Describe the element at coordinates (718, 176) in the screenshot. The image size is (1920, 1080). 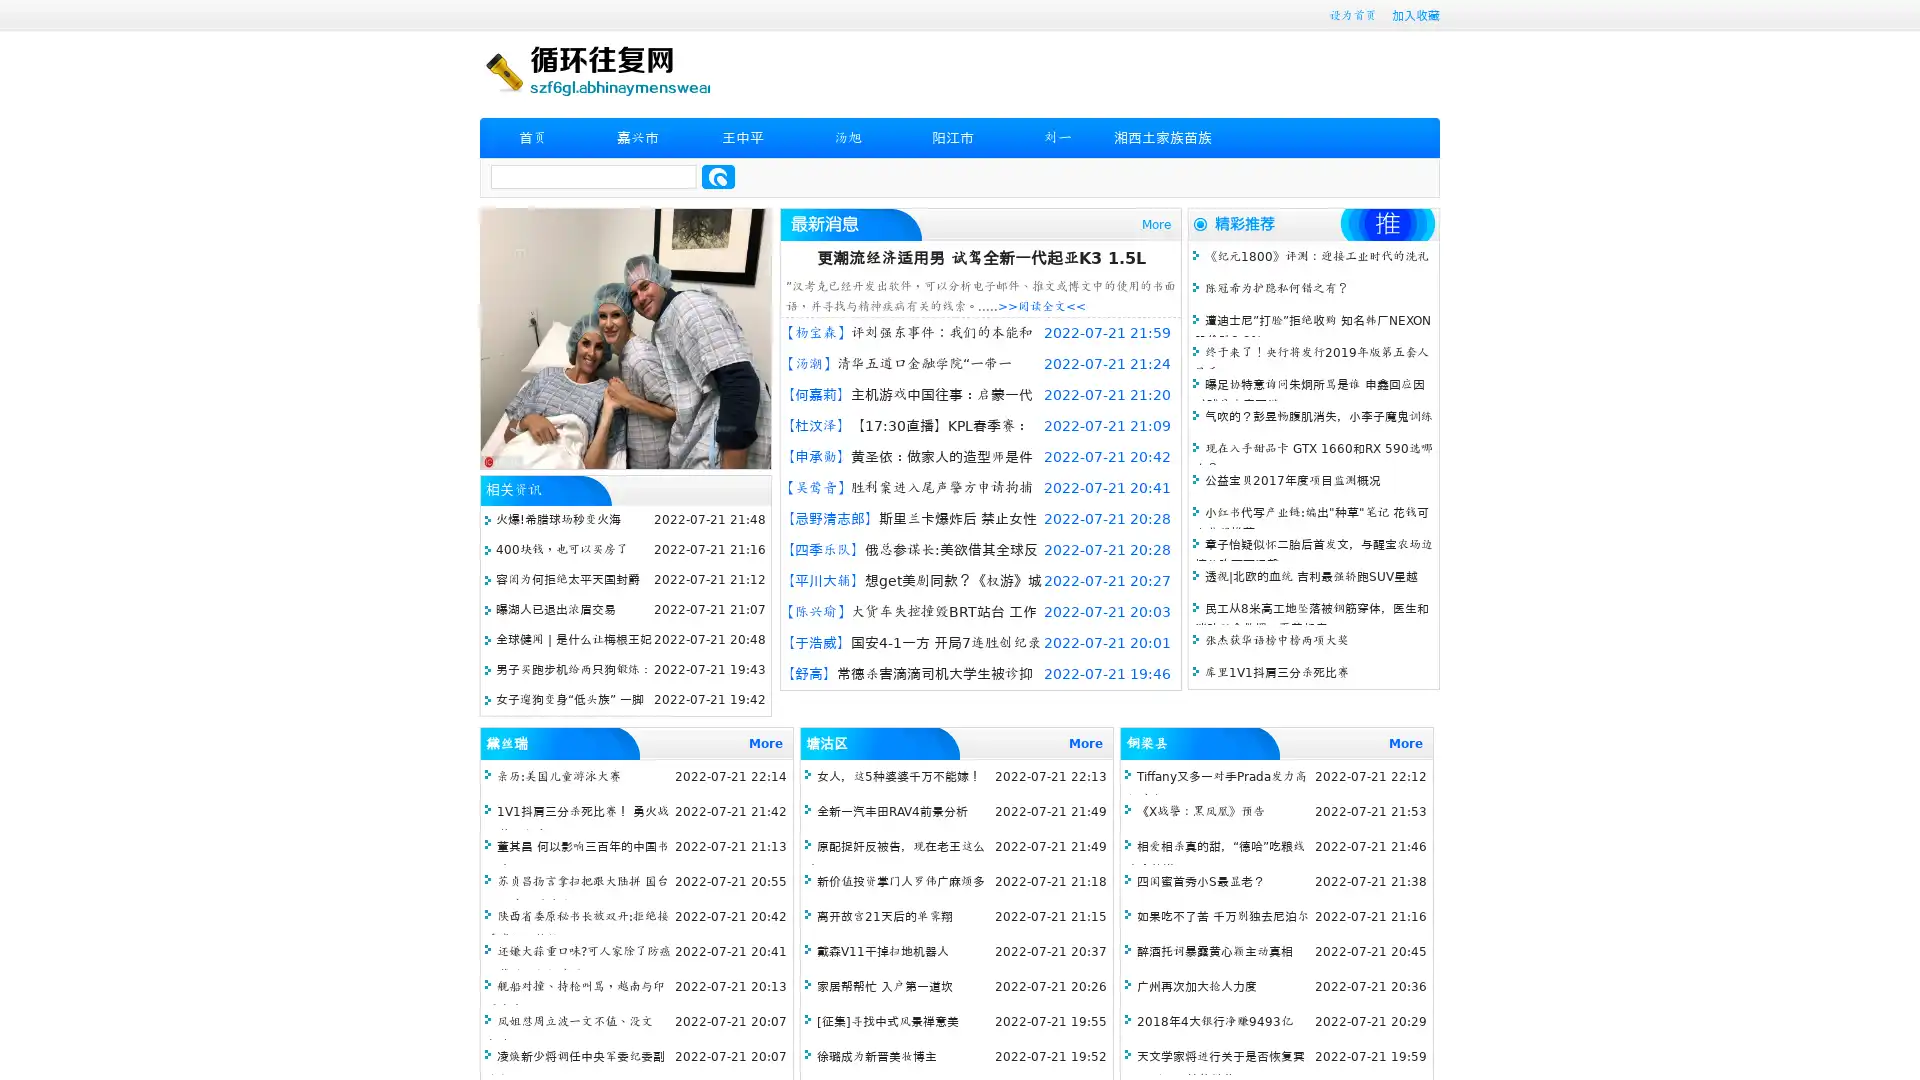
I see `Search` at that location.